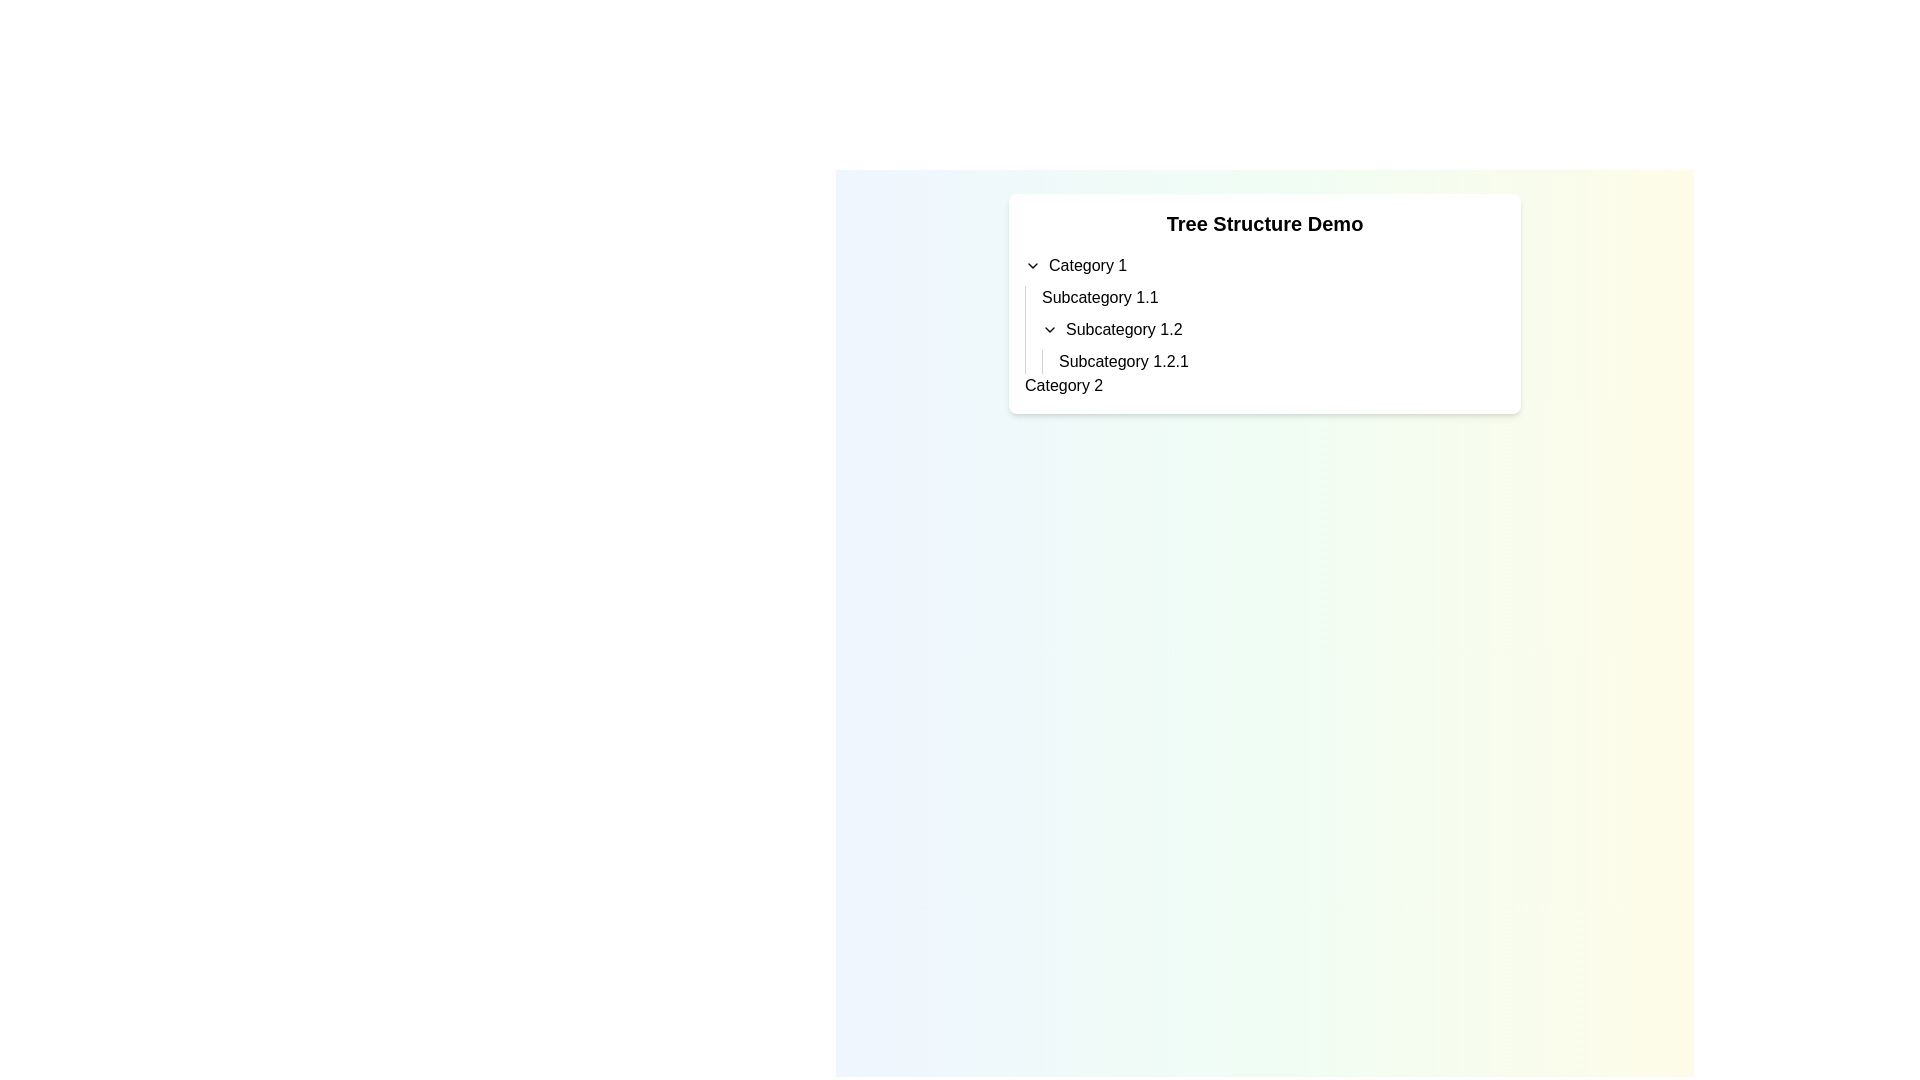 The width and height of the screenshot is (1920, 1080). Describe the element at coordinates (1049, 329) in the screenshot. I see `the small downwards-pointing chevron arrow icon located to the left of the text 'Subcategory 1.2'` at that location.